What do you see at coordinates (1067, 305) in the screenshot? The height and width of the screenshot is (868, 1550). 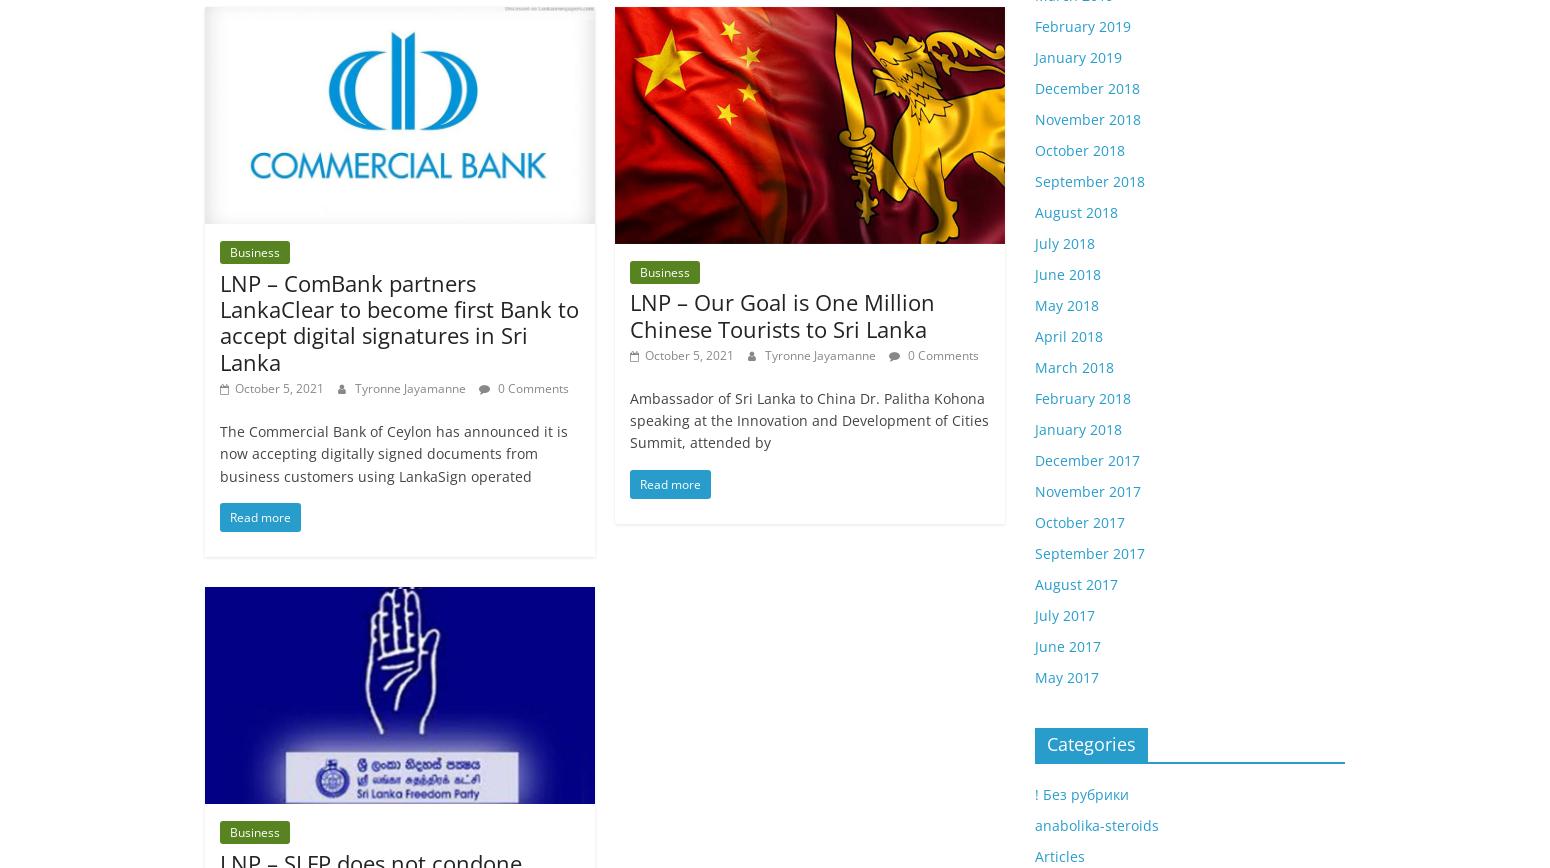 I see `'May 2018'` at bounding box center [1067, 305].